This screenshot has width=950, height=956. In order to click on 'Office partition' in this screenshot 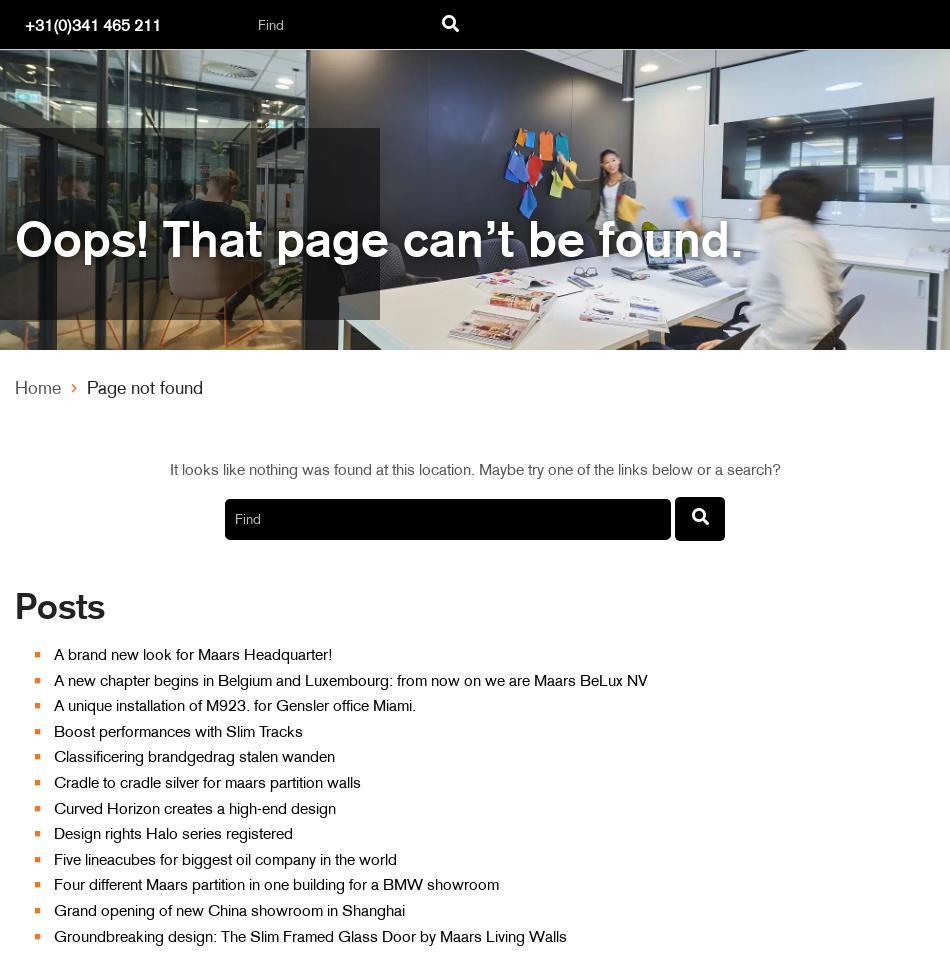, I will do `click(102, 430)`.